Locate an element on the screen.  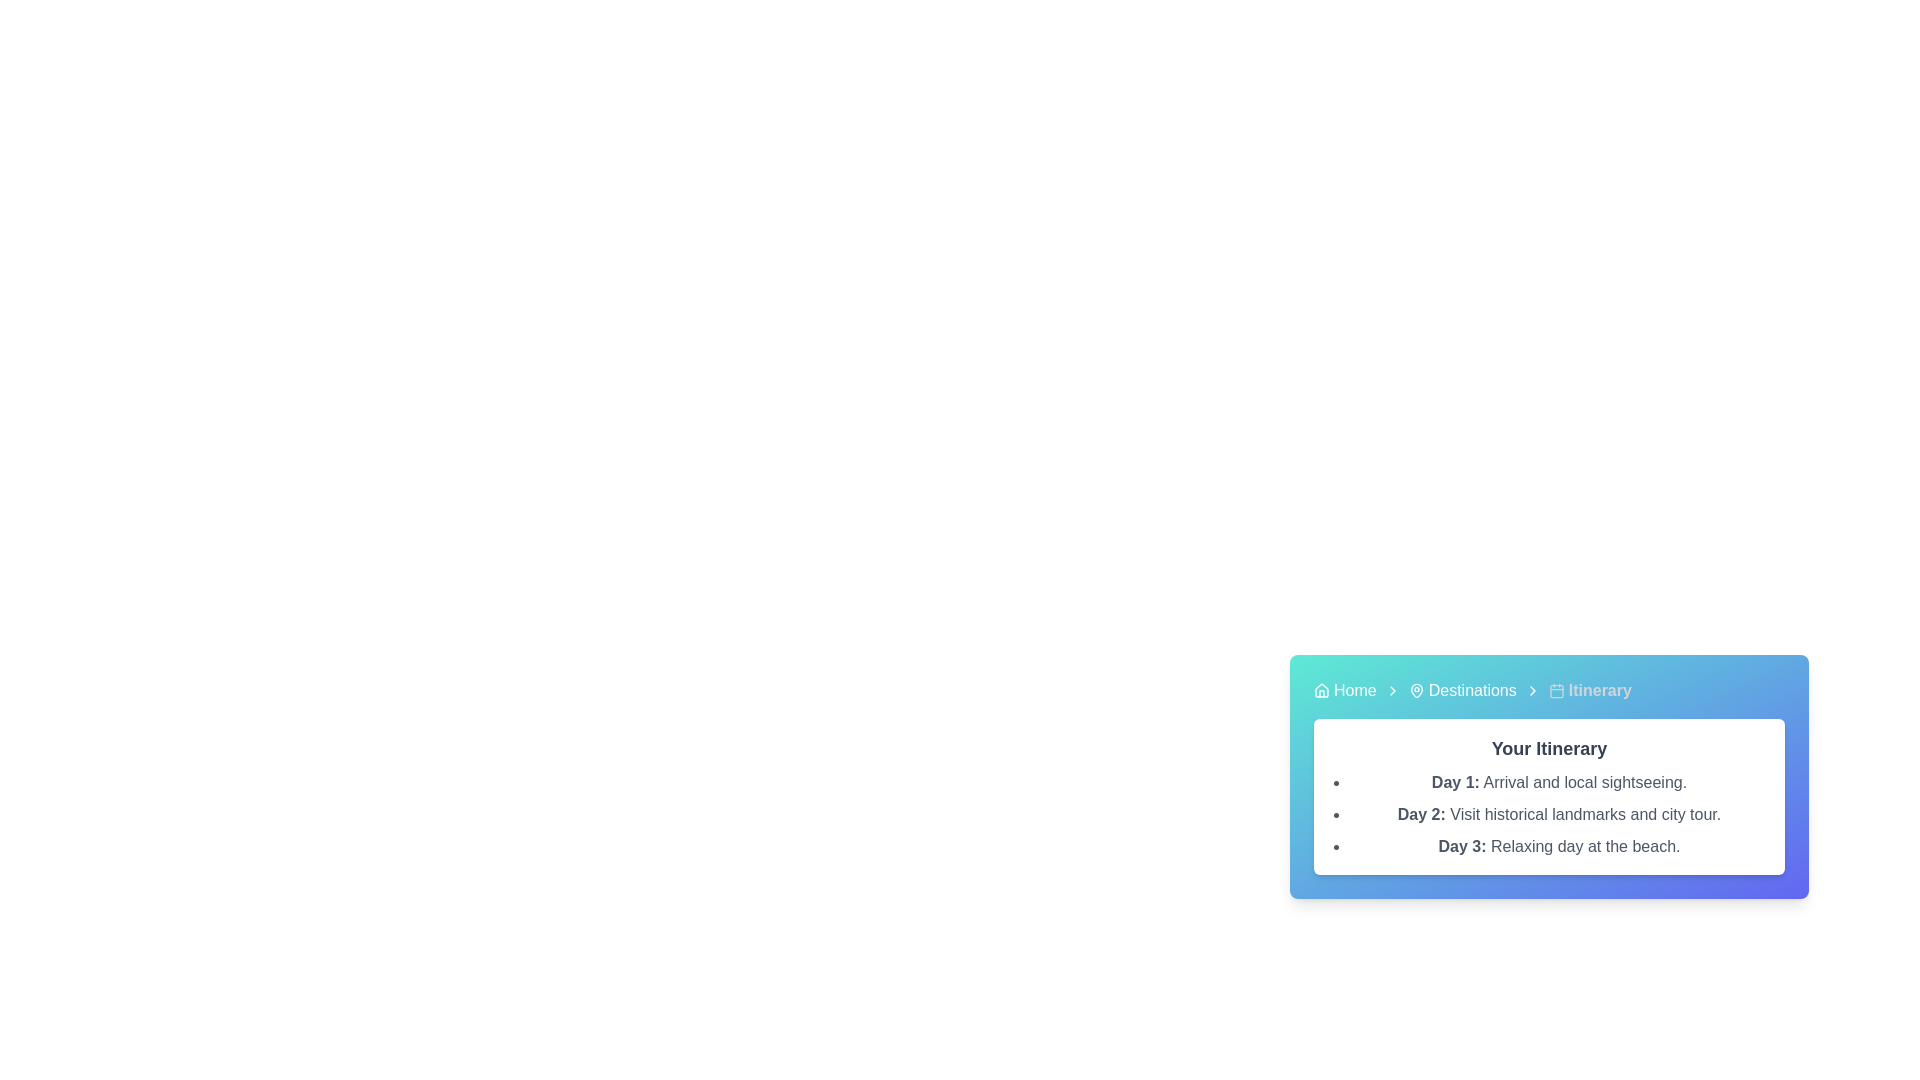
the 'Home' breadcrumb item, which consists of a house-shaped icon and the text 'Home' is located at coordinates (1345, 689).